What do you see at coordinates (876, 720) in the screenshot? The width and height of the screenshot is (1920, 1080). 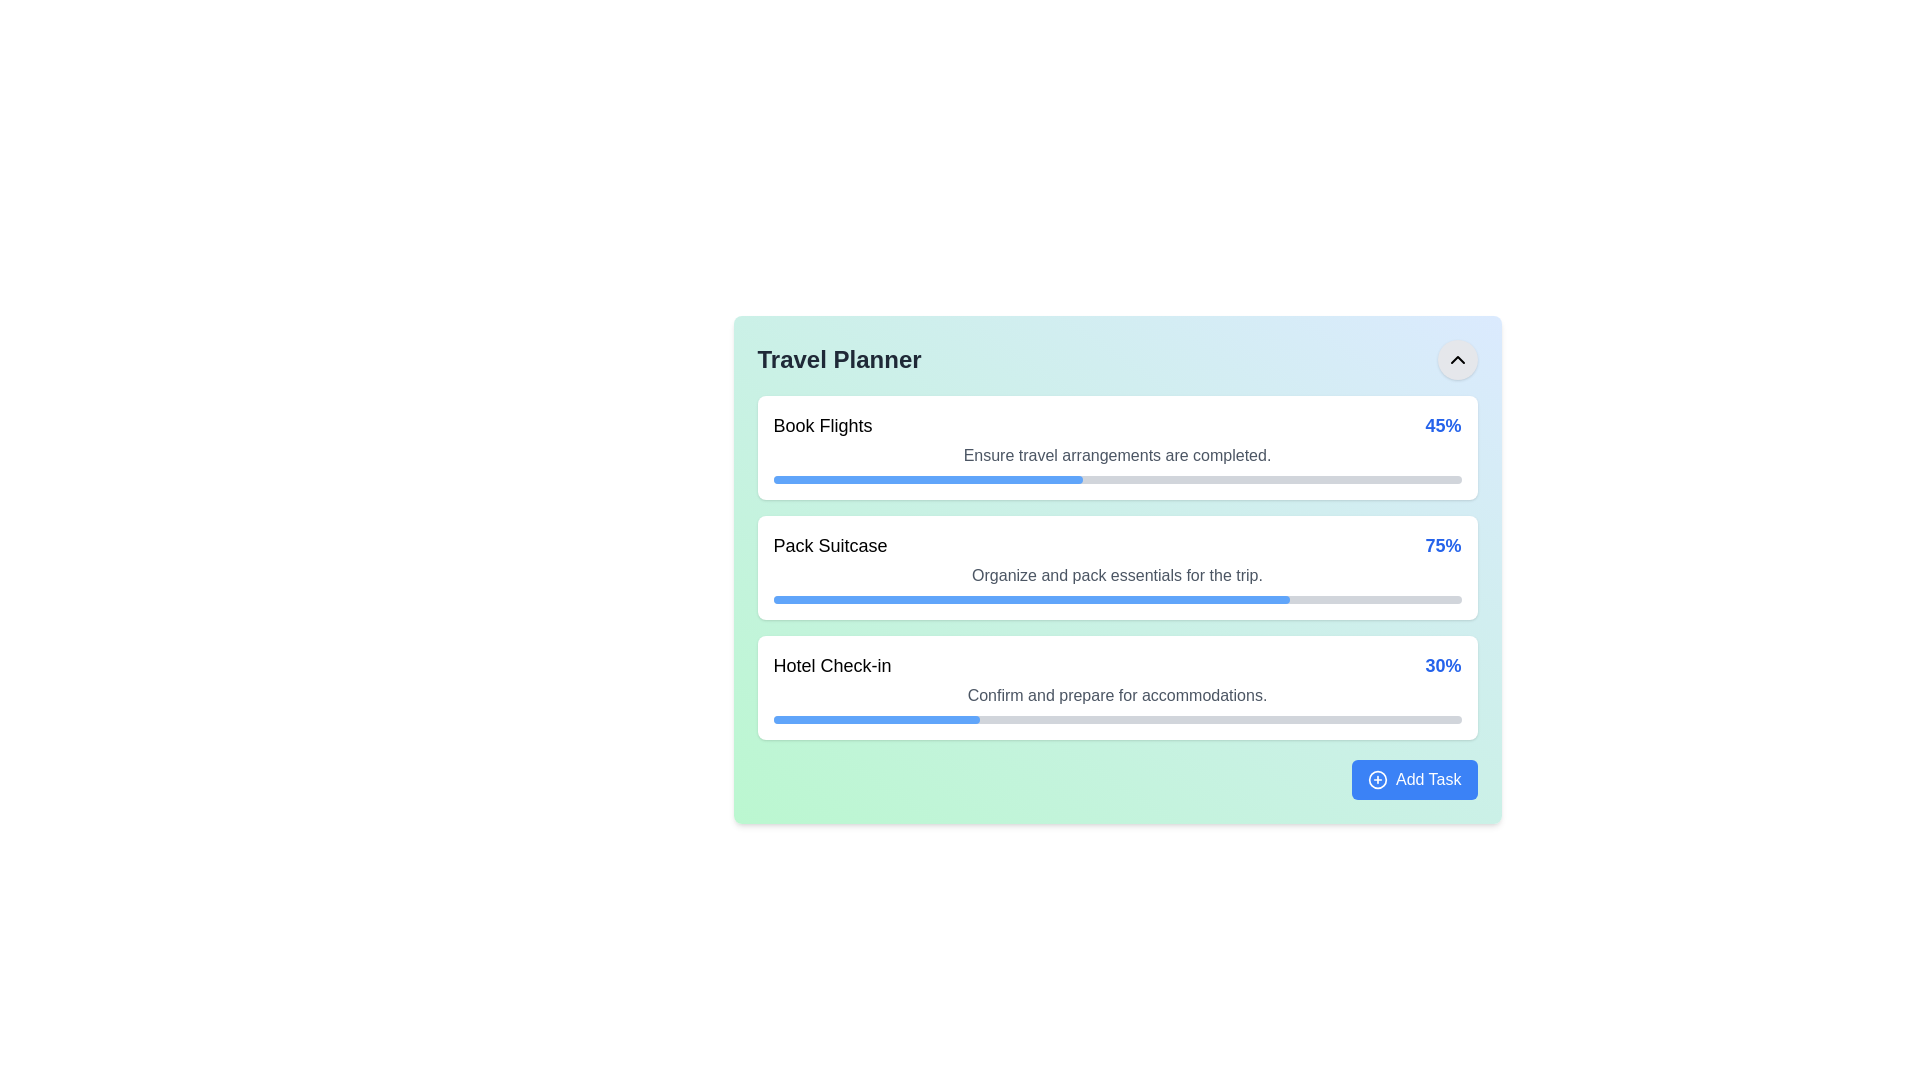 I see `the blue progress bar segment representing the partial fill for the 'Hotel Check-in' task in the 'Travel Planner' section` at bounding box center [876, 720].